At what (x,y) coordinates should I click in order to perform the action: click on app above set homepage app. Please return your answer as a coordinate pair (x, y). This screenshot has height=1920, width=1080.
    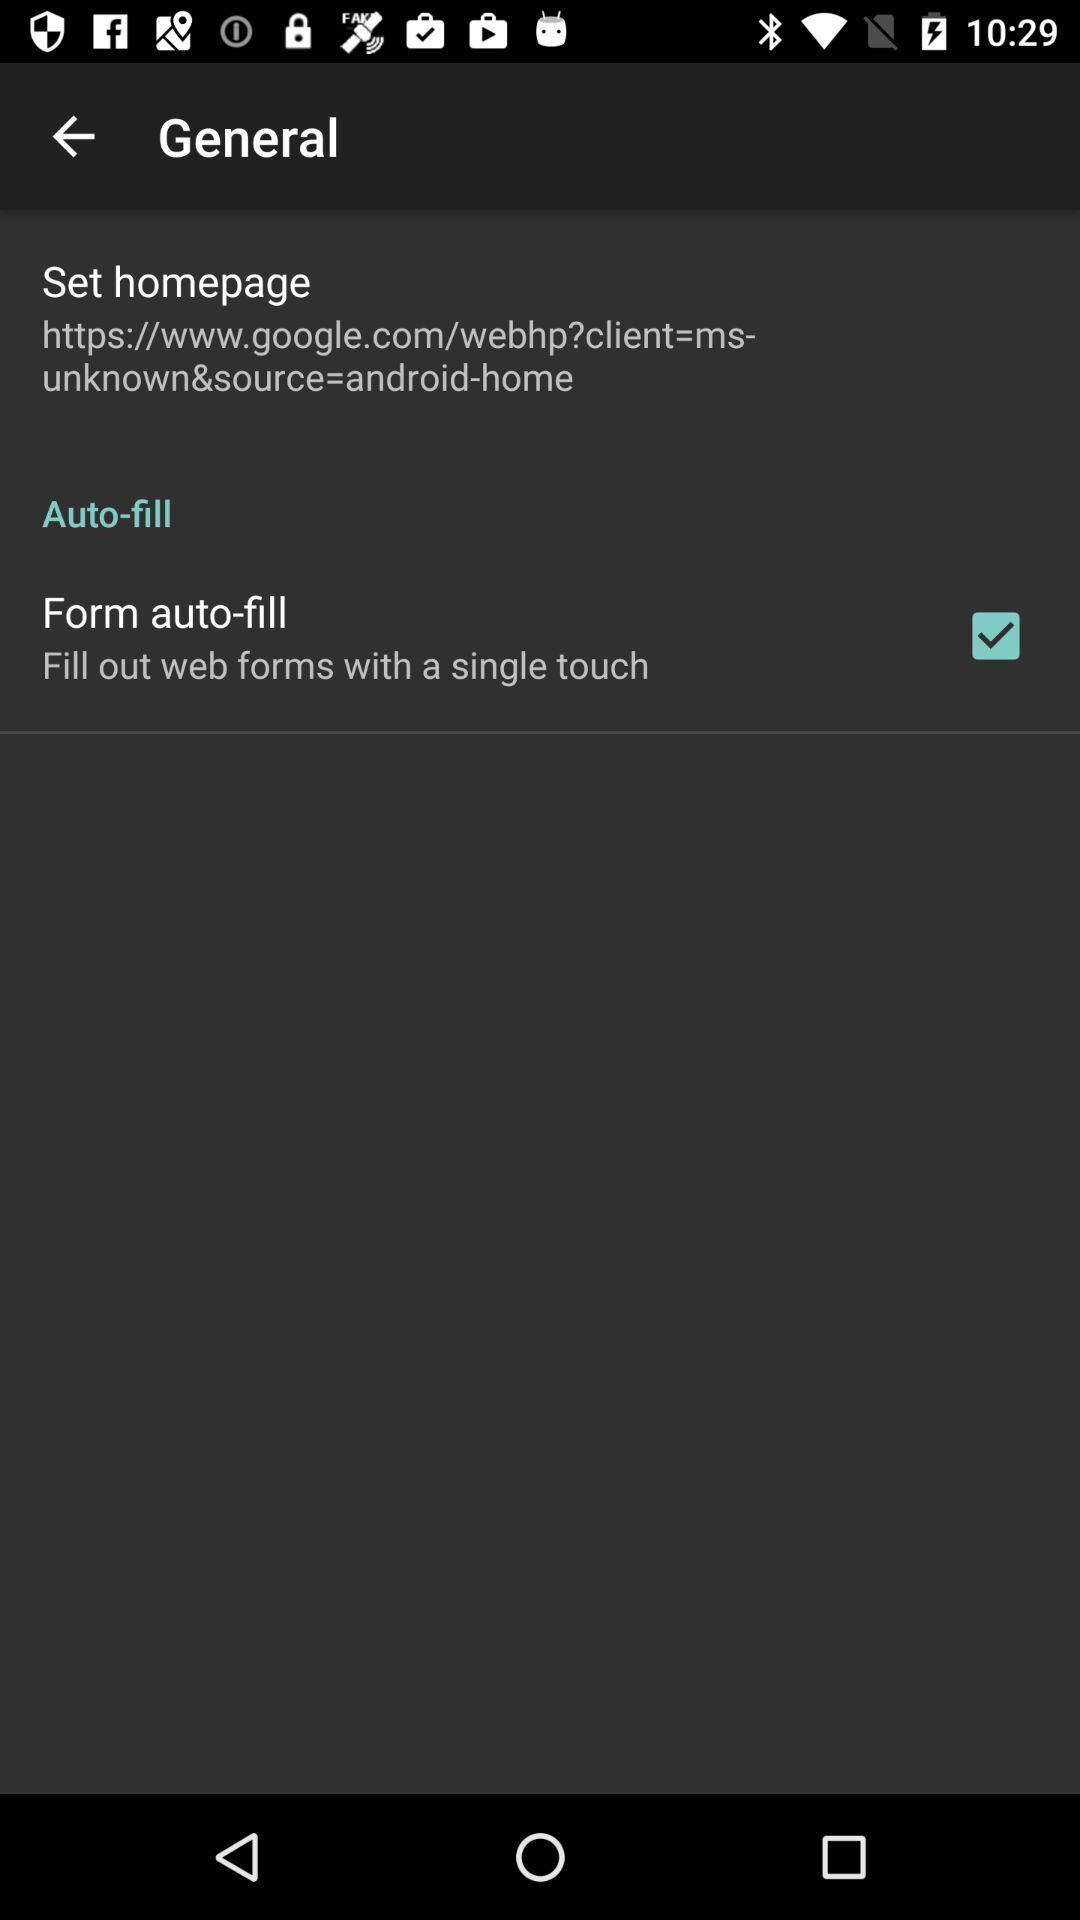
    Looking at the image, I should click on (72, 135).